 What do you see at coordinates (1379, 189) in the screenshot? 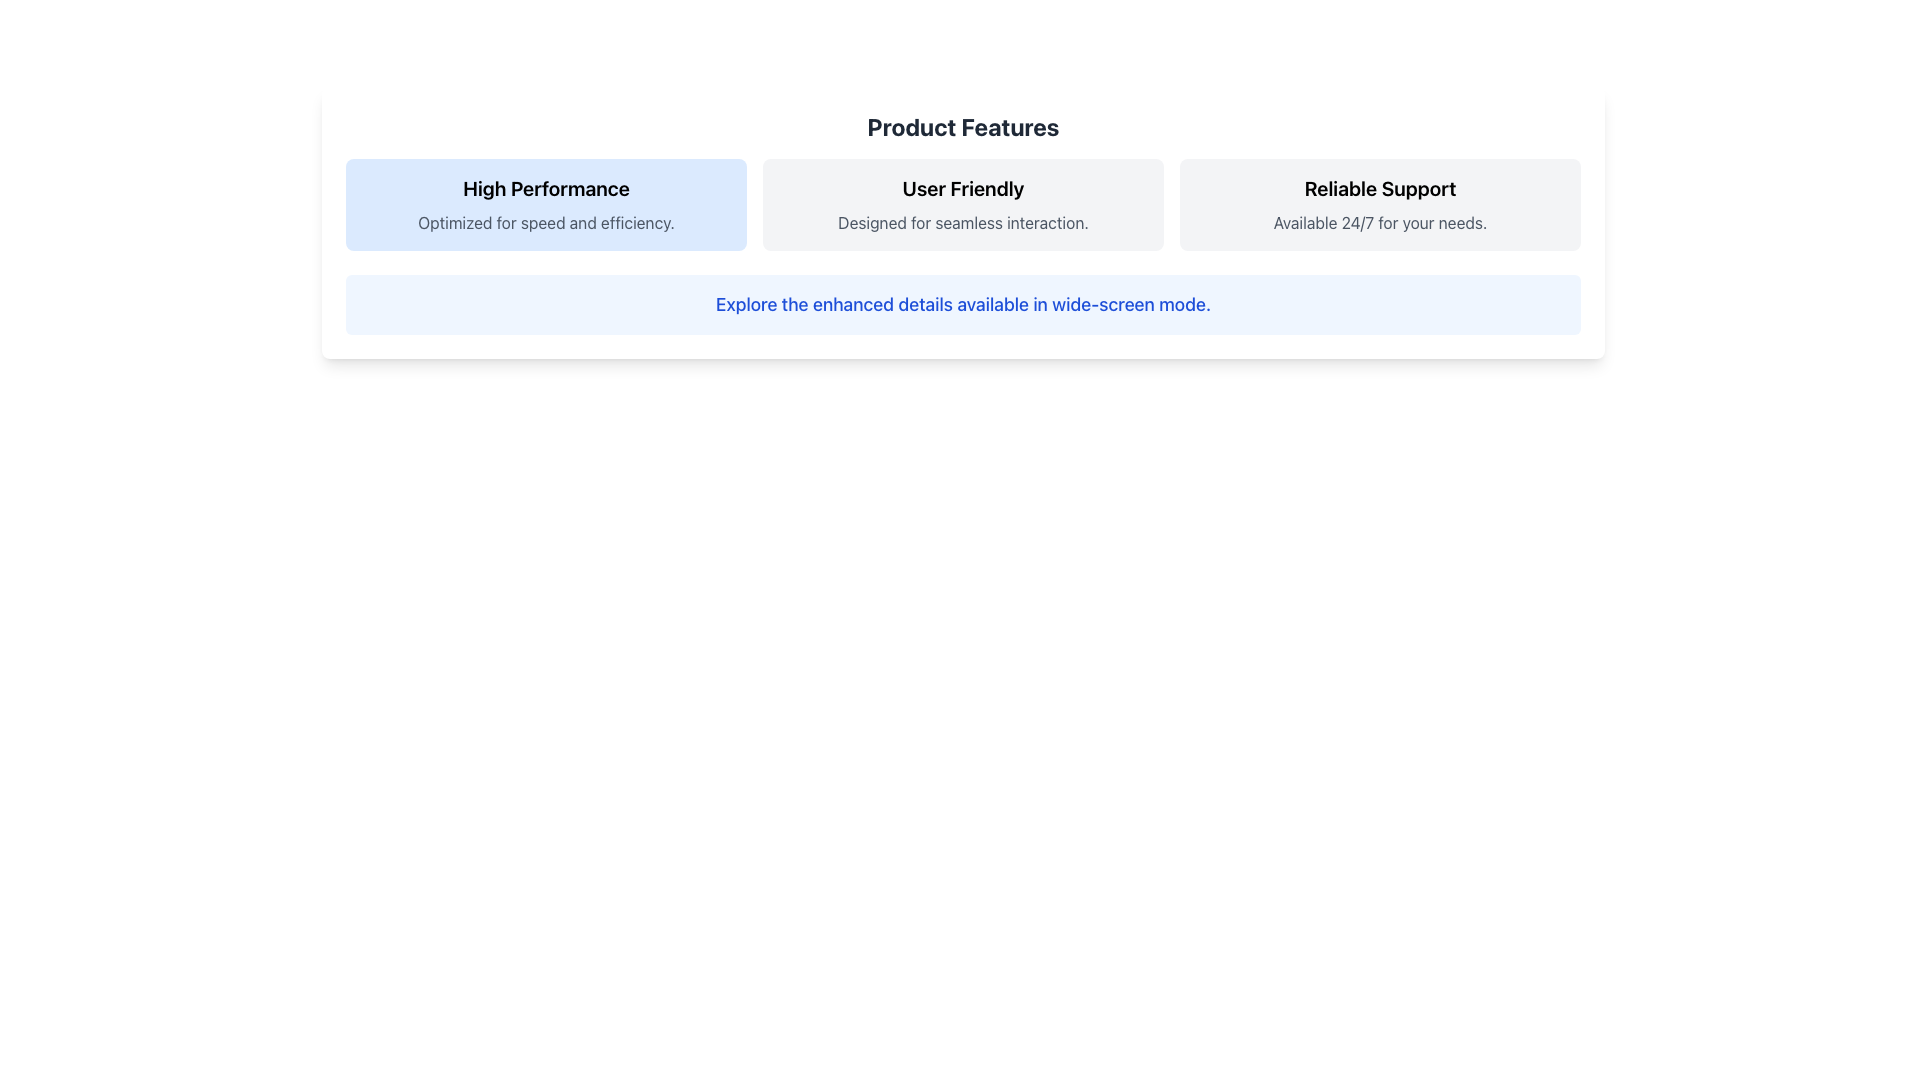
I see `text label displaying 'Reliable Support' which is a bold, large-sized font title in the third column of the feature list` at bounding box center [1379, 189].